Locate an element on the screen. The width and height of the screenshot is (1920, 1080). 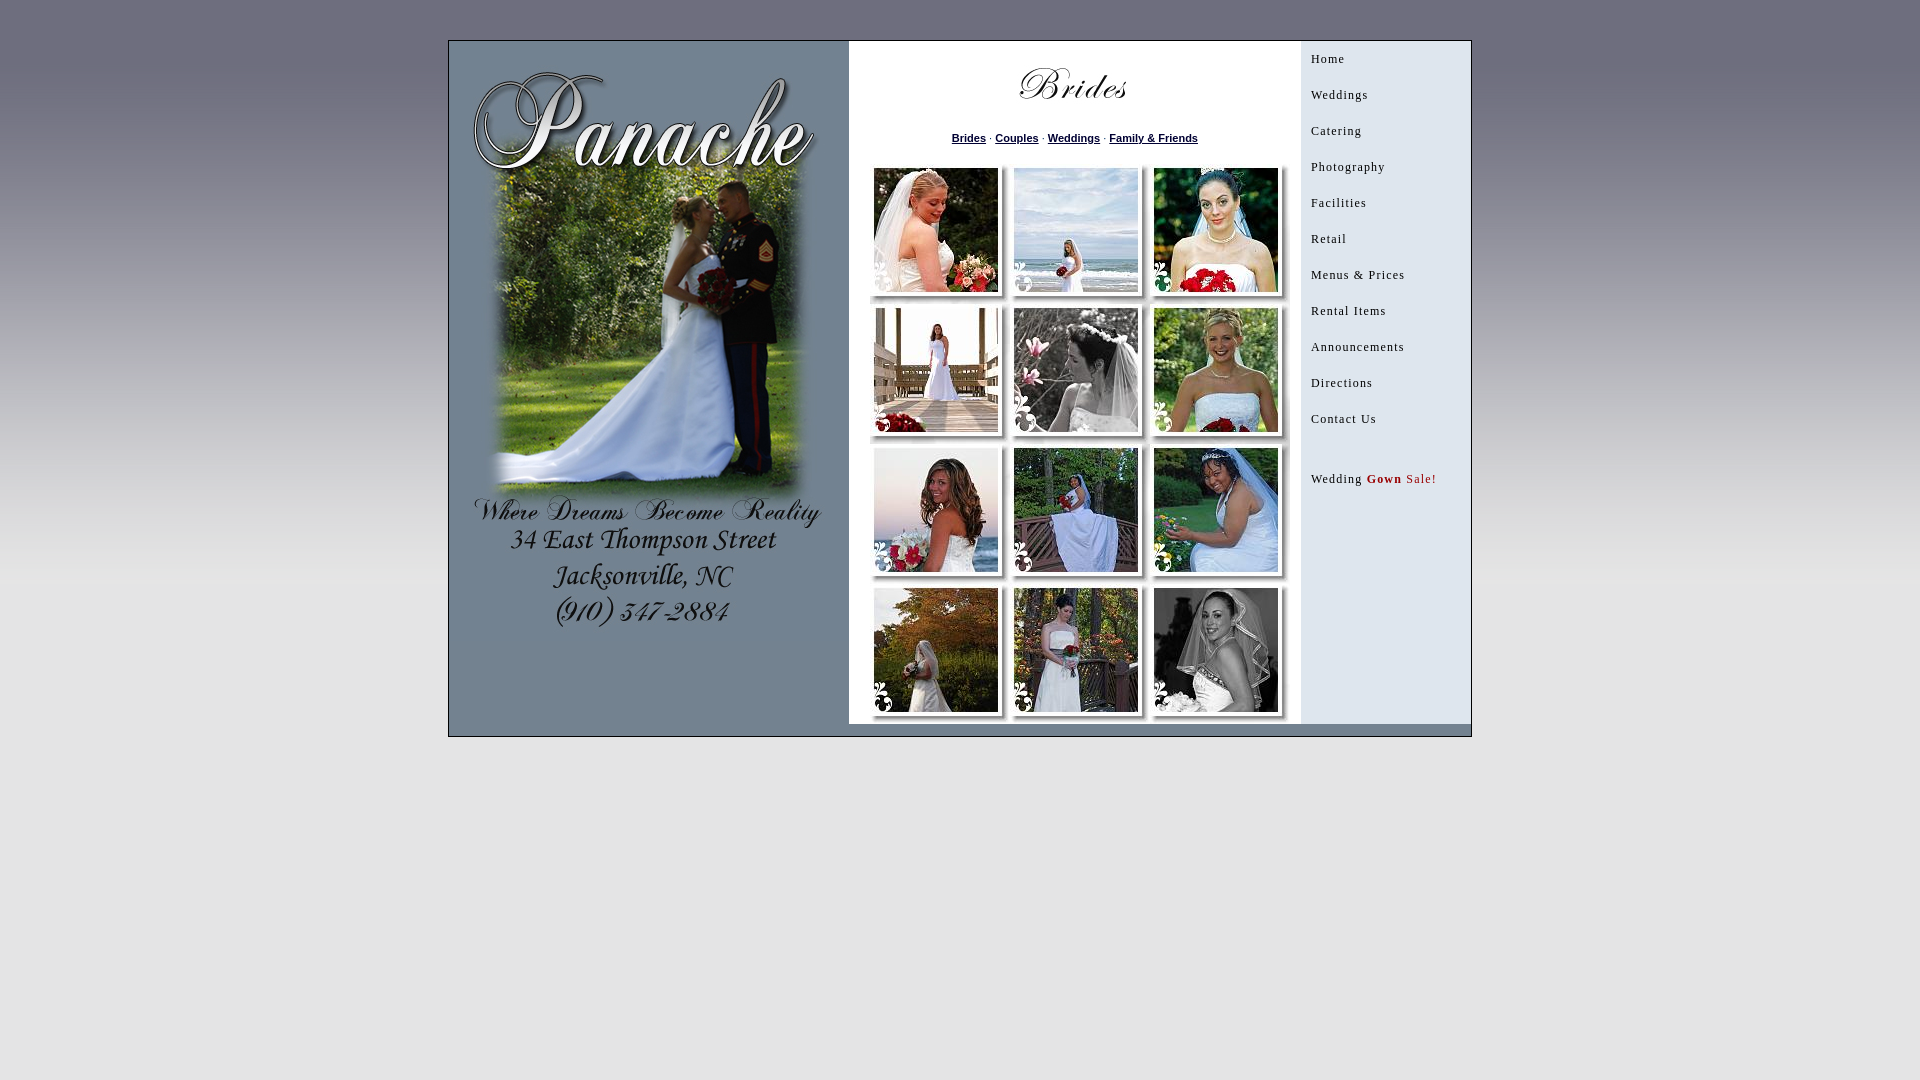
'Rental Items' is located at coordinates (1385, 311).